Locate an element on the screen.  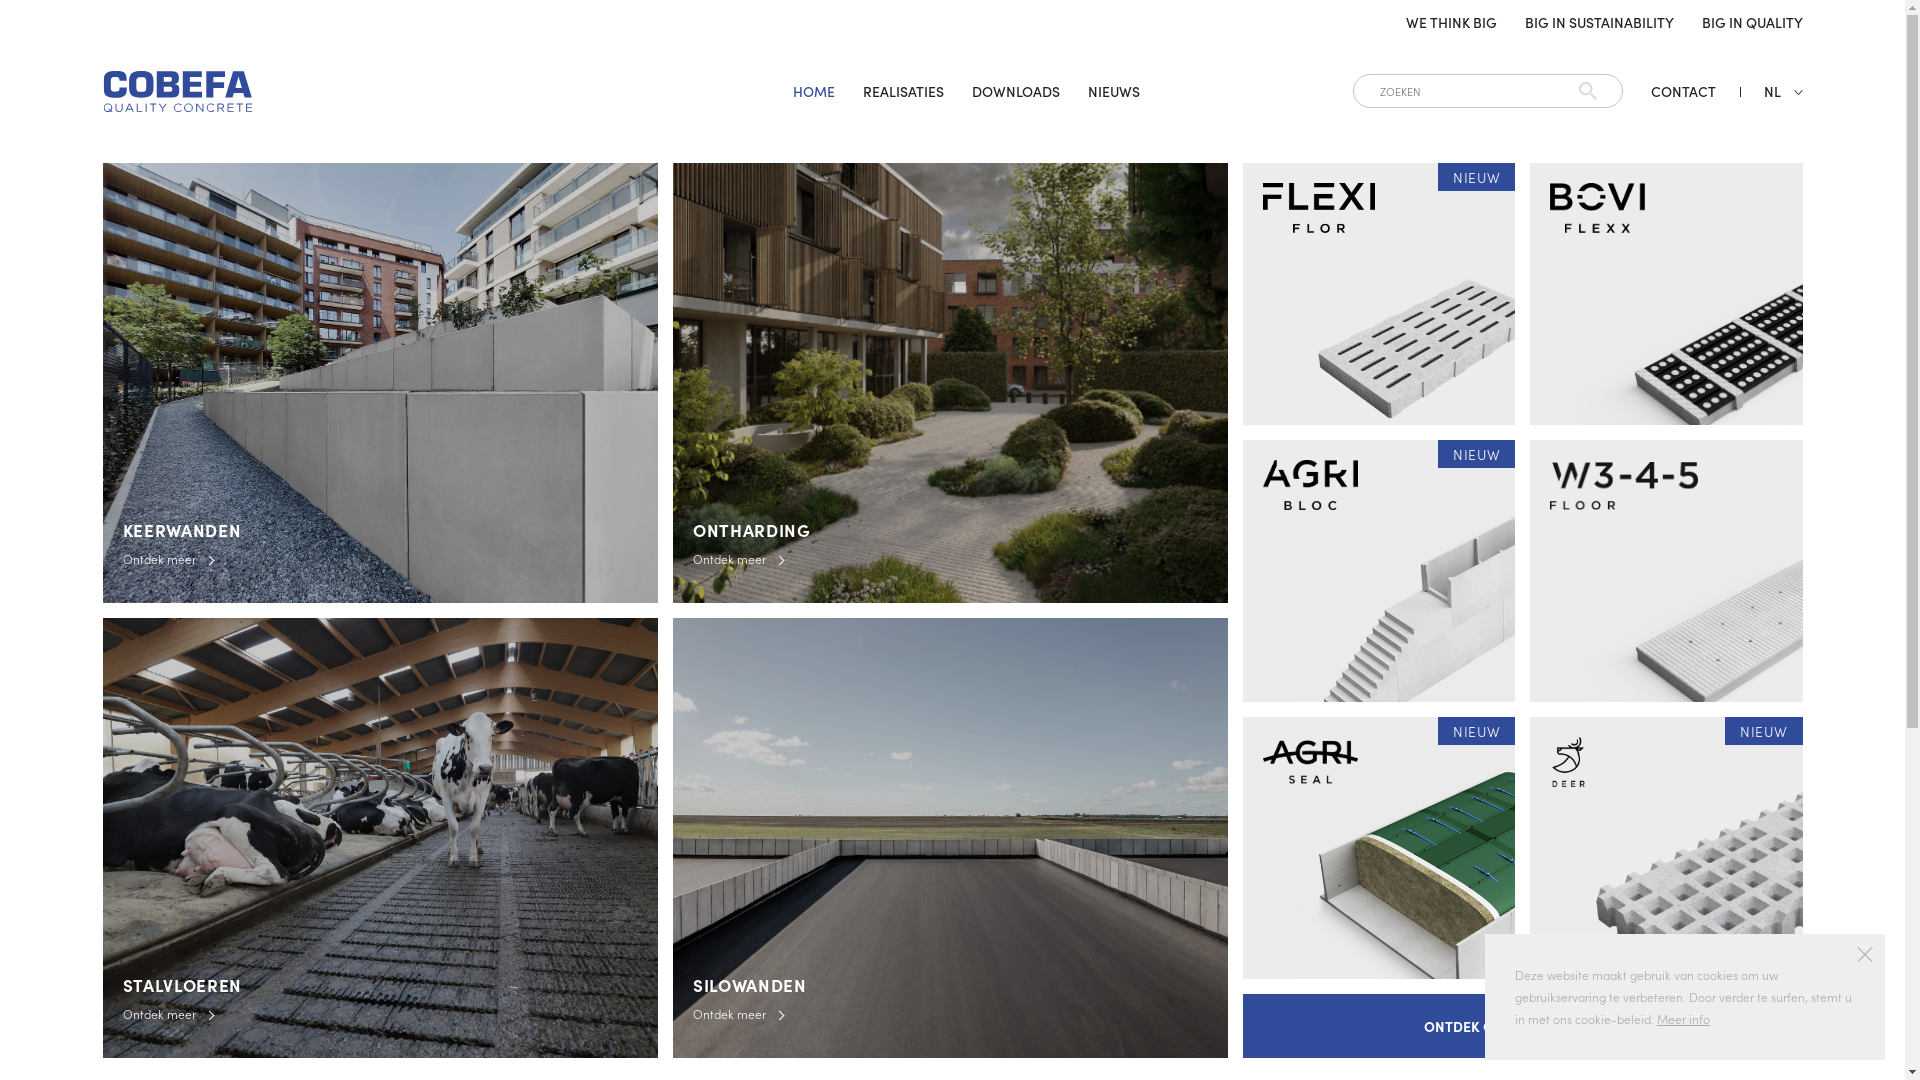
'DOWNLOADS' is located at coordinates (1016, 91).